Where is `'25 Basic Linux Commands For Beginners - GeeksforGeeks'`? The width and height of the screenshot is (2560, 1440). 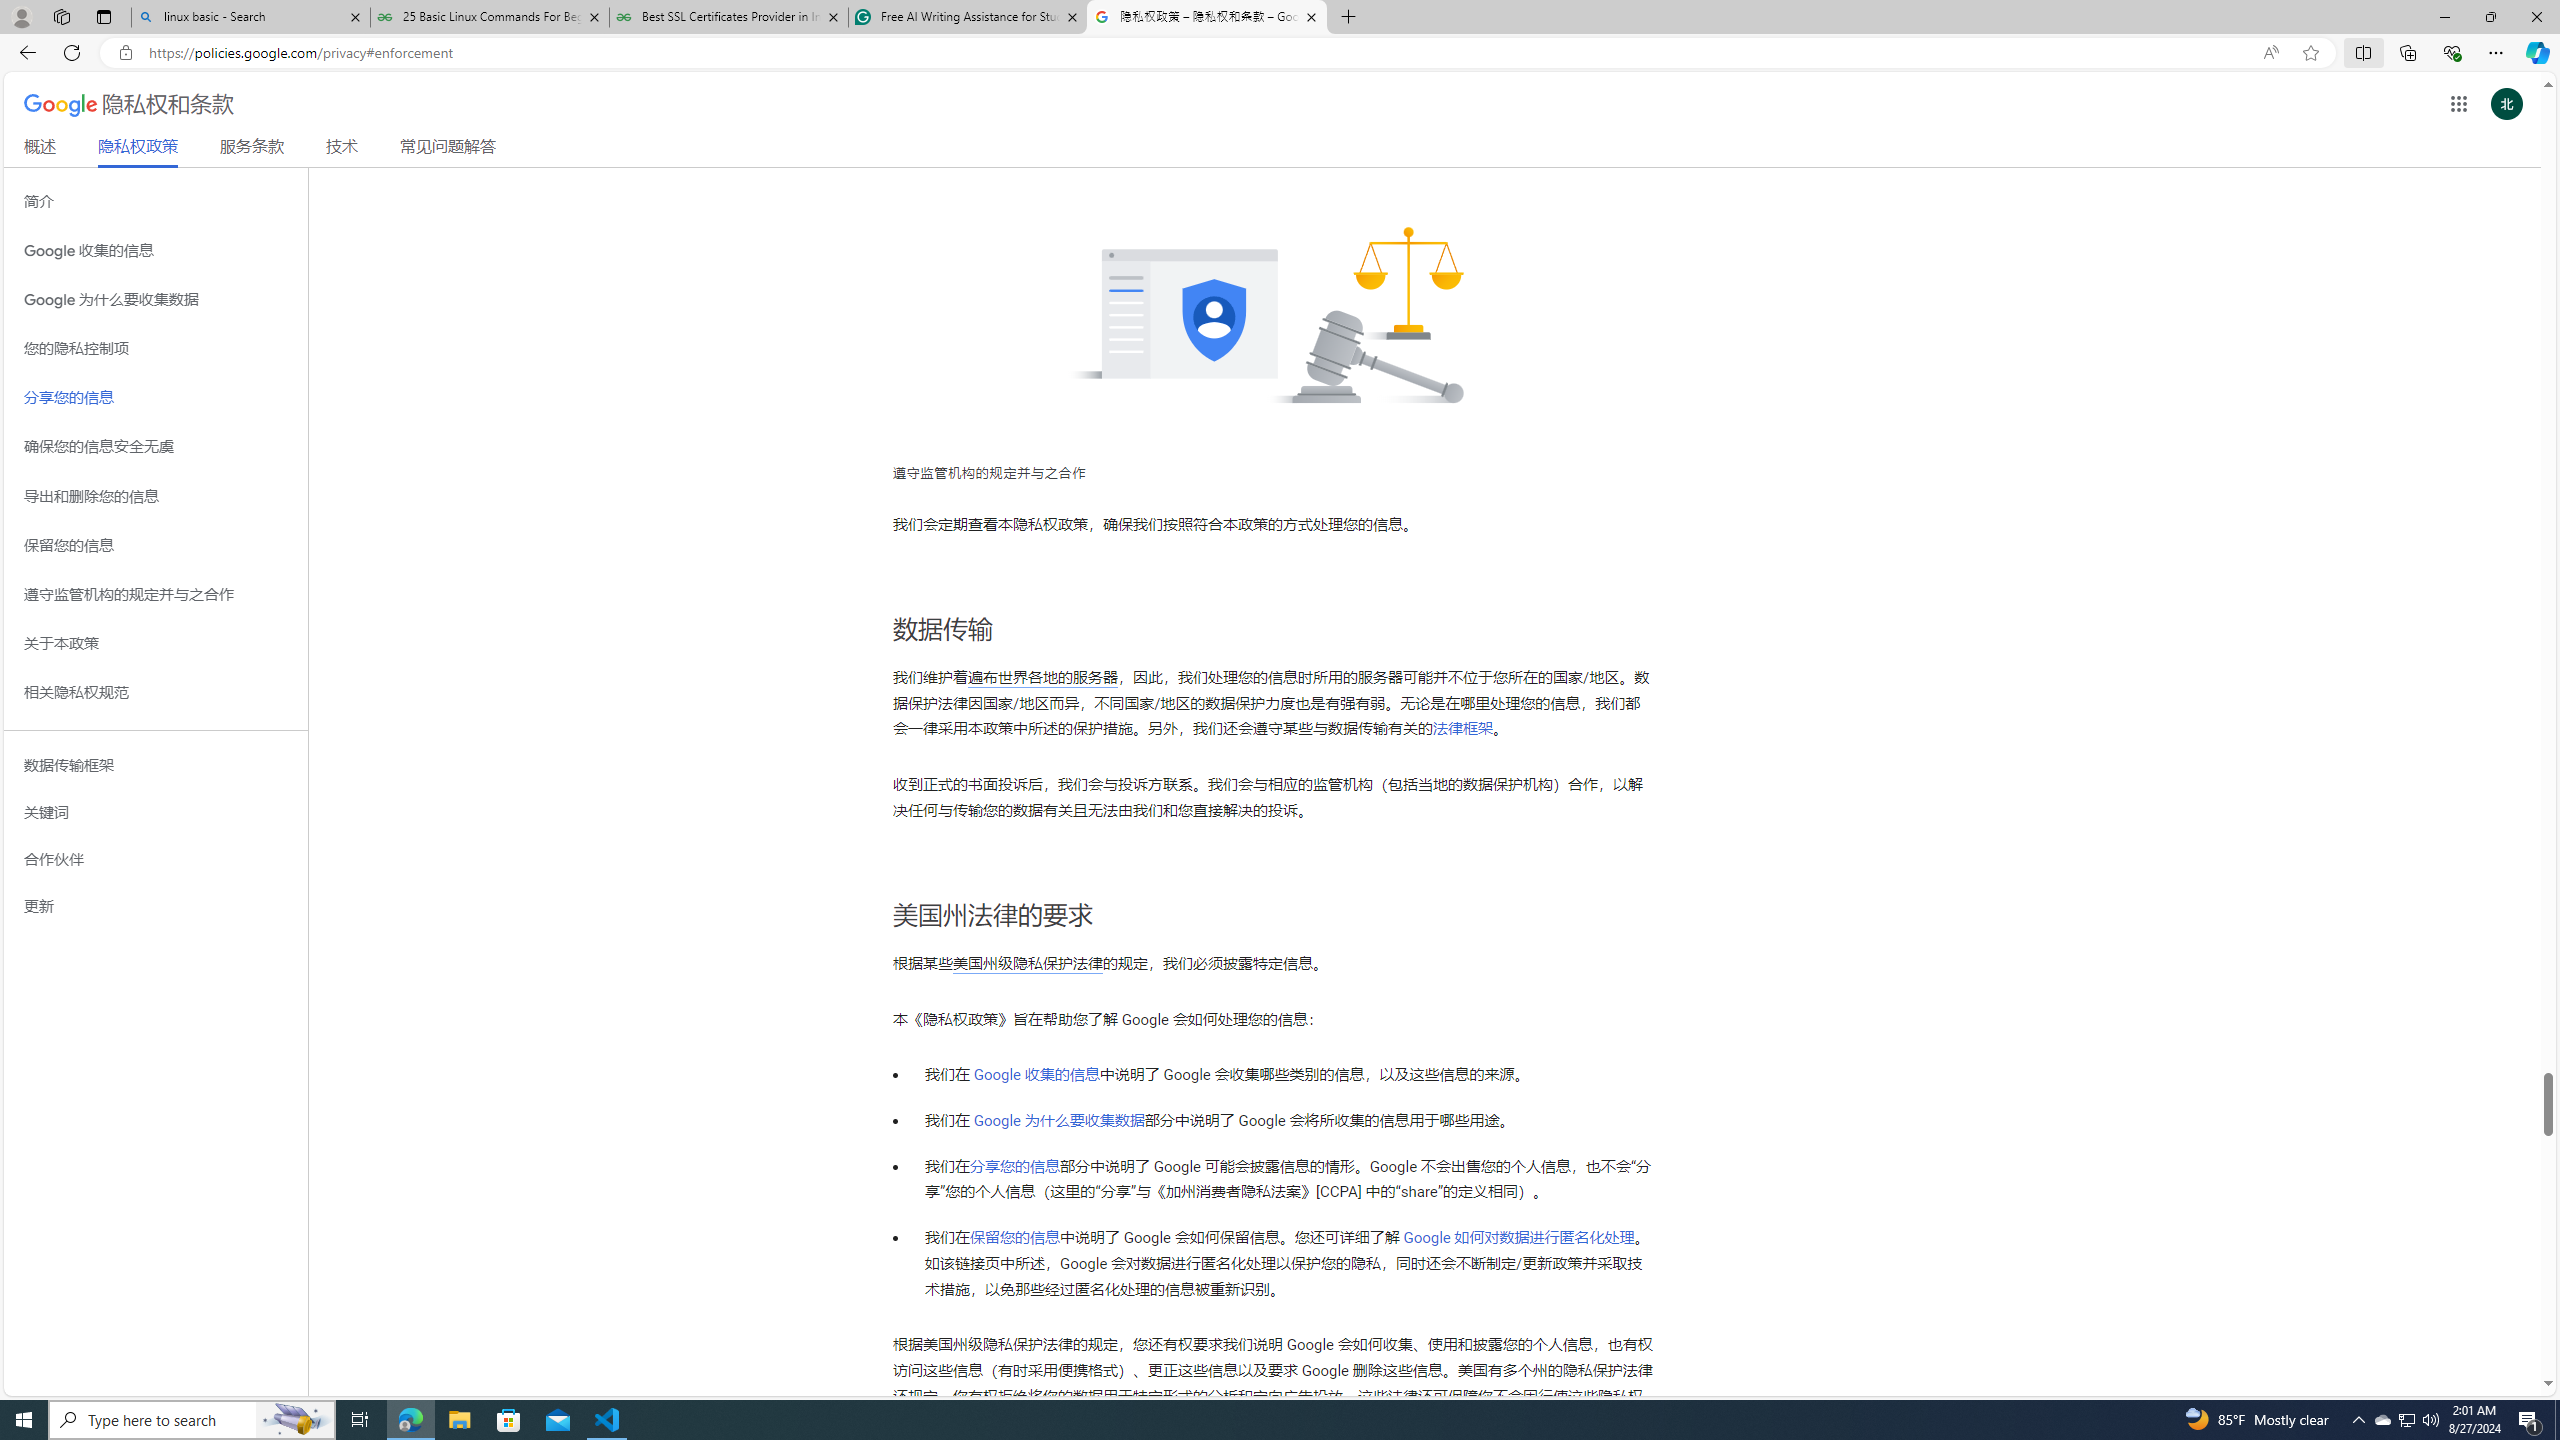
'25 Basic Linux Commands For Beginners - GeeksforGeeks' is located at coordinates (488, 16).